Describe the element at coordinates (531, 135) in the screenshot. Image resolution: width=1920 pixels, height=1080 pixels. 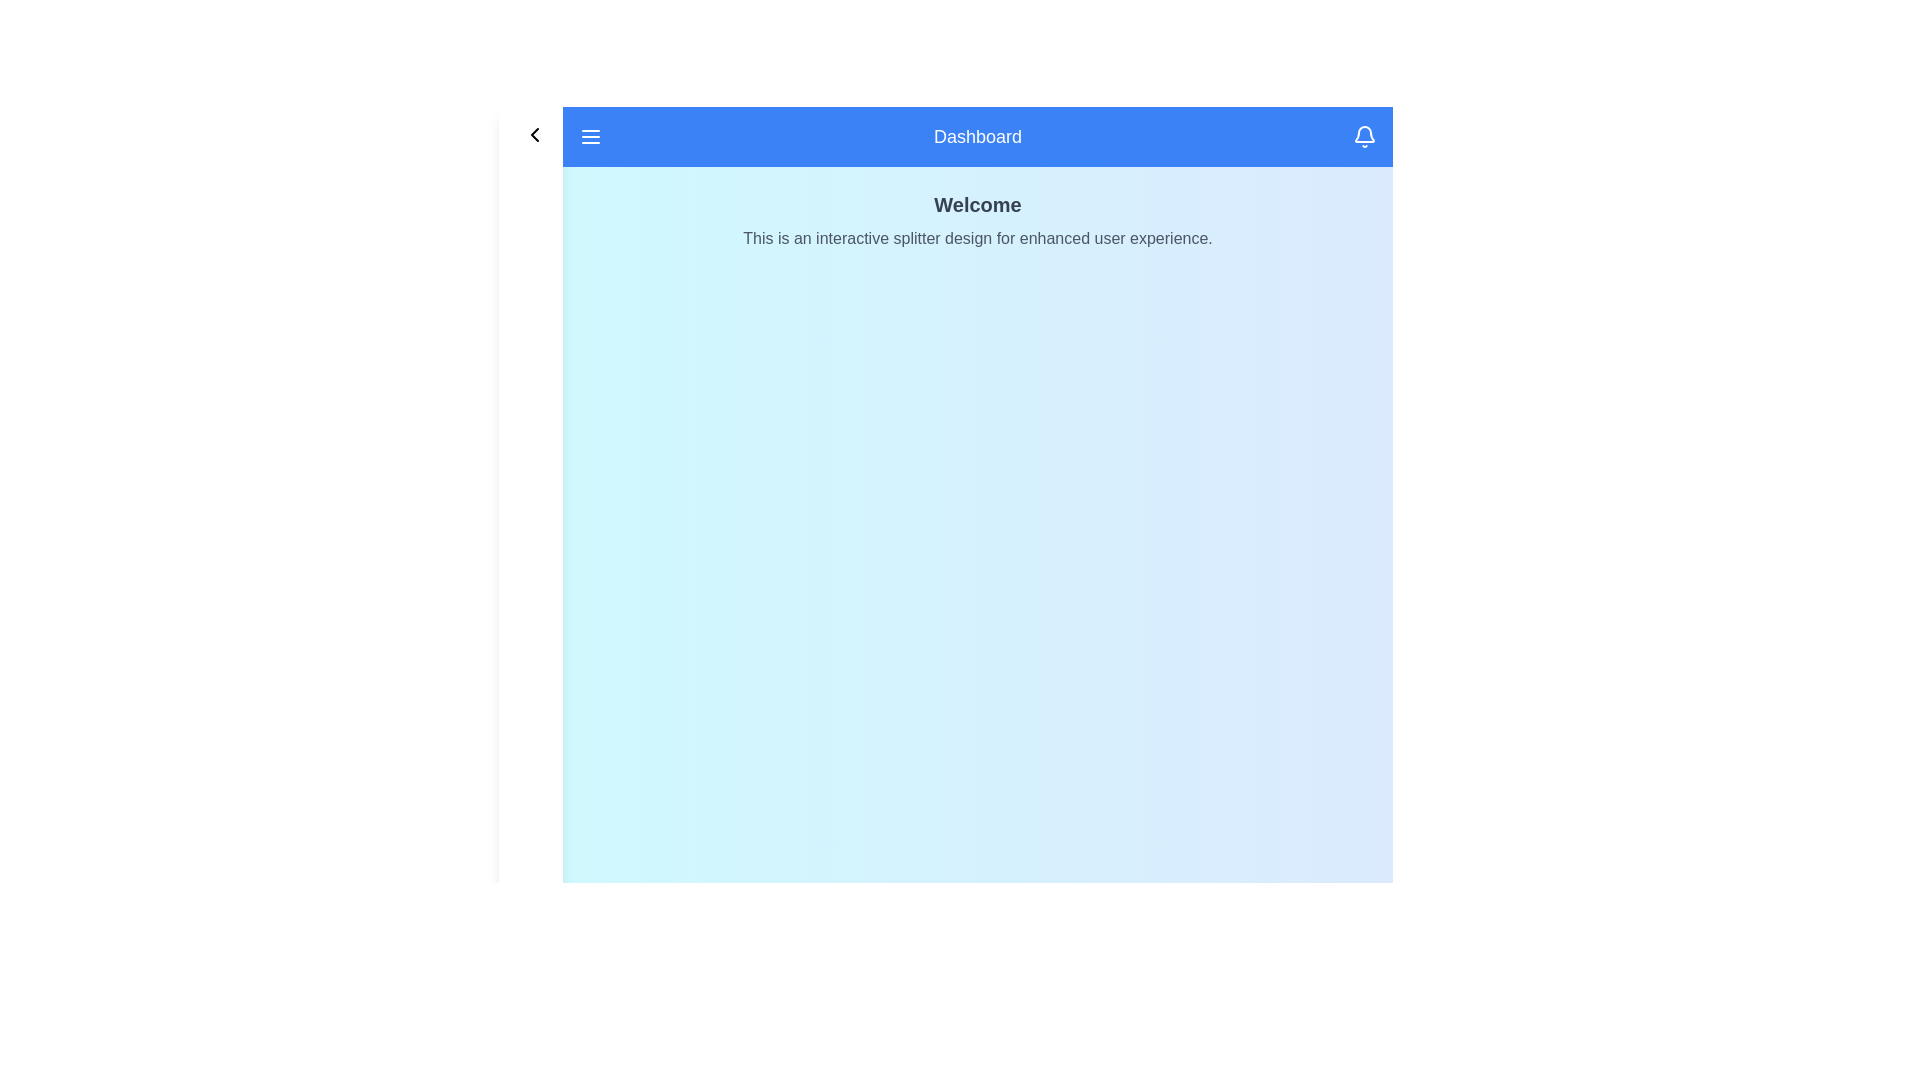
I see `the left-pointing chevron icon located at the top of the left side panel` at that location.